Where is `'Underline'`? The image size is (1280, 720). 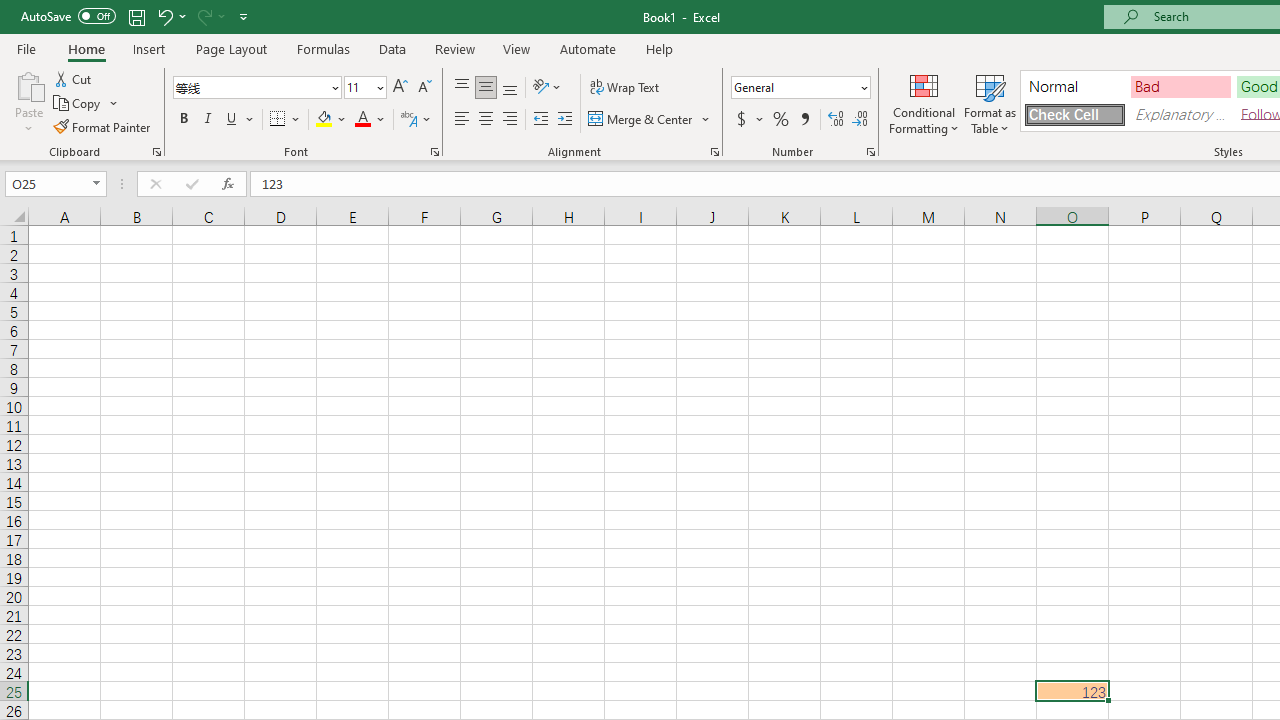
'Underline' is located at coordinates (232, 119).